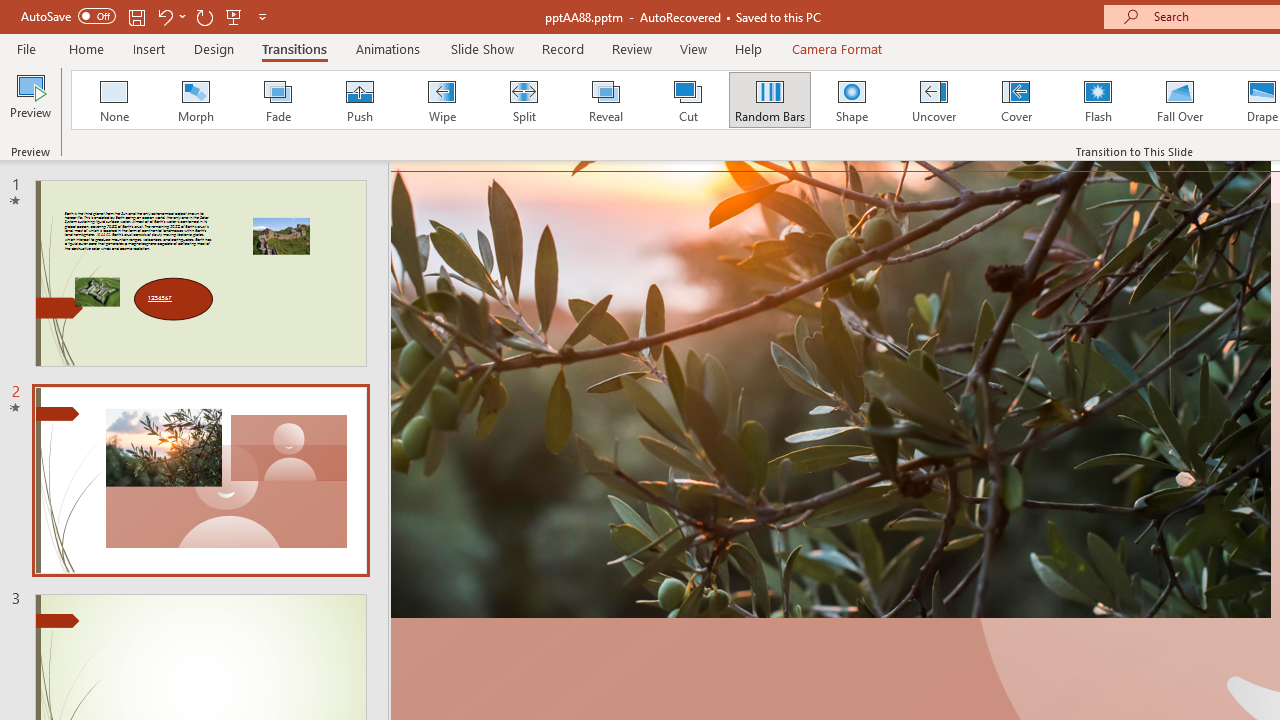  Describe the element at coordinates (830, 389) in the screenshot. I see `'Close up of an olive branch on a sunset'` at that location.